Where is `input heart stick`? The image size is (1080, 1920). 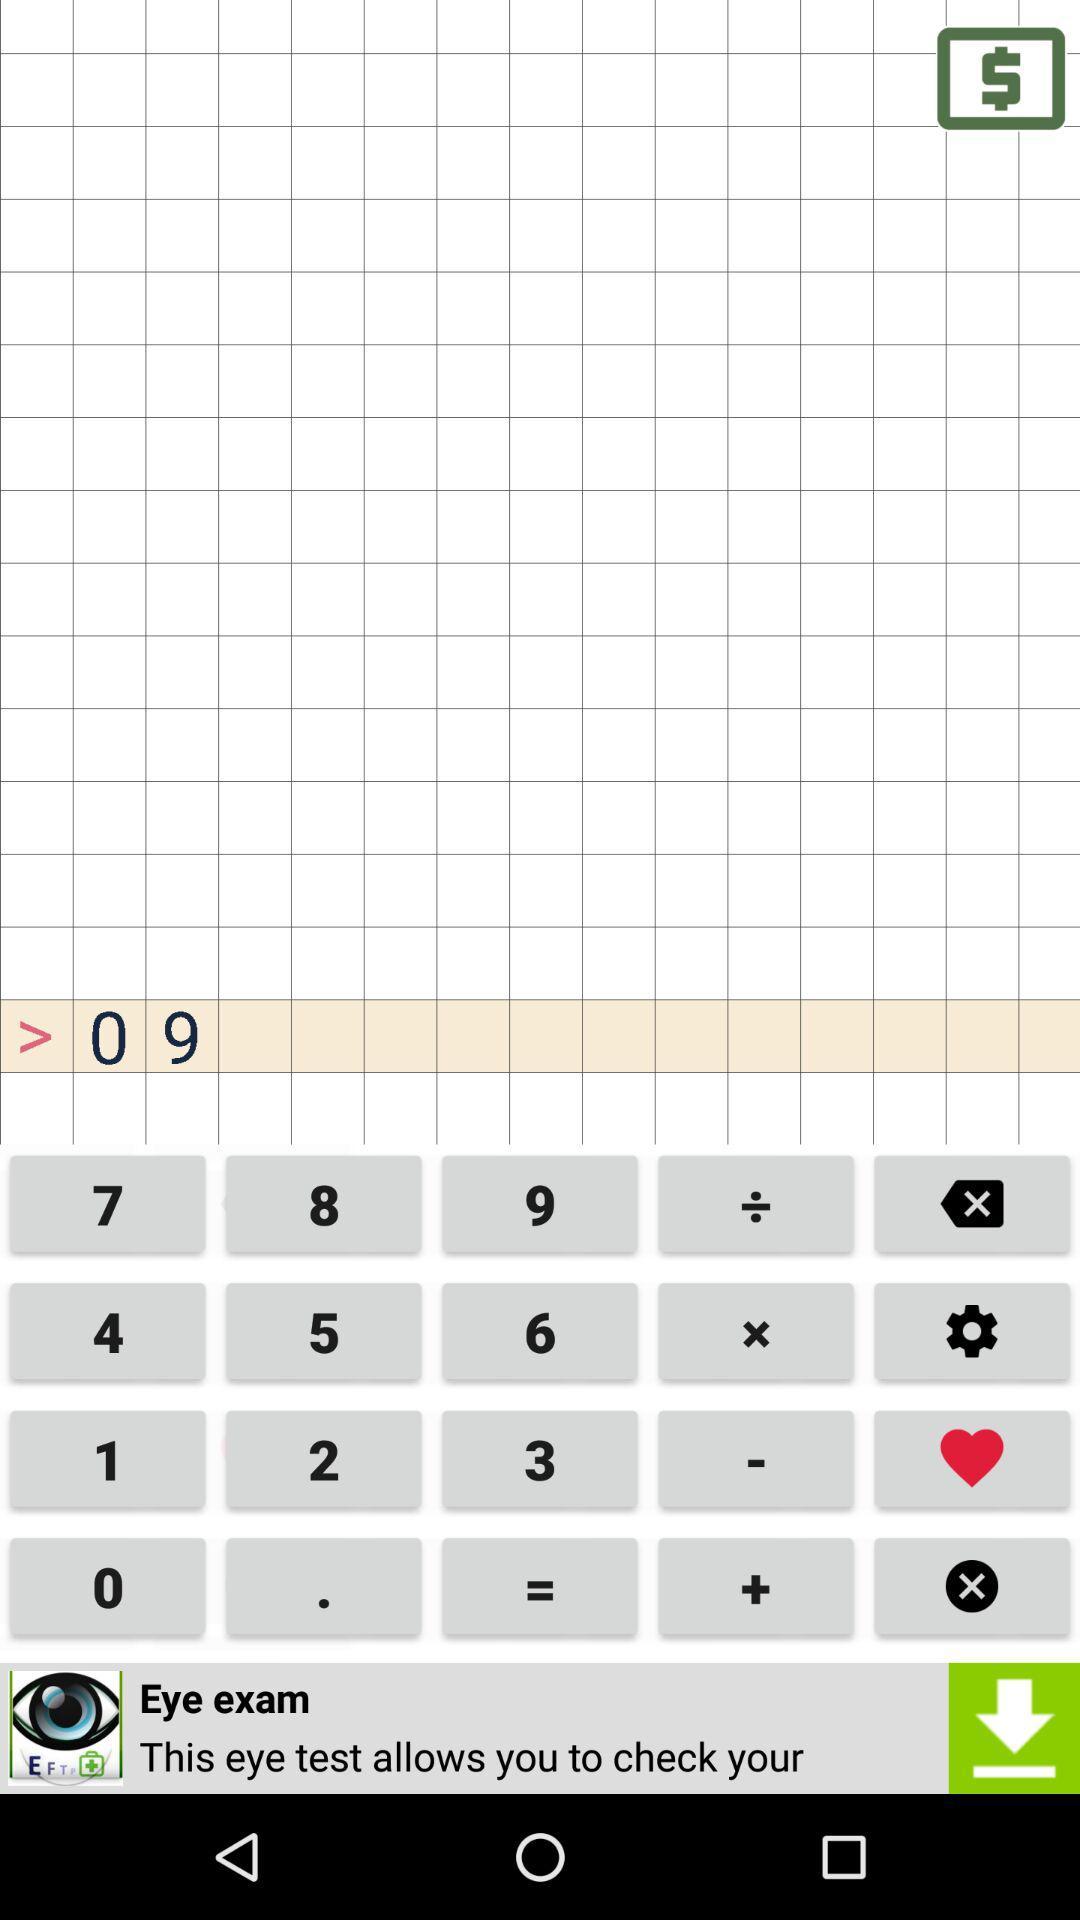
input heart stick is located at coordinates (971, 1458).